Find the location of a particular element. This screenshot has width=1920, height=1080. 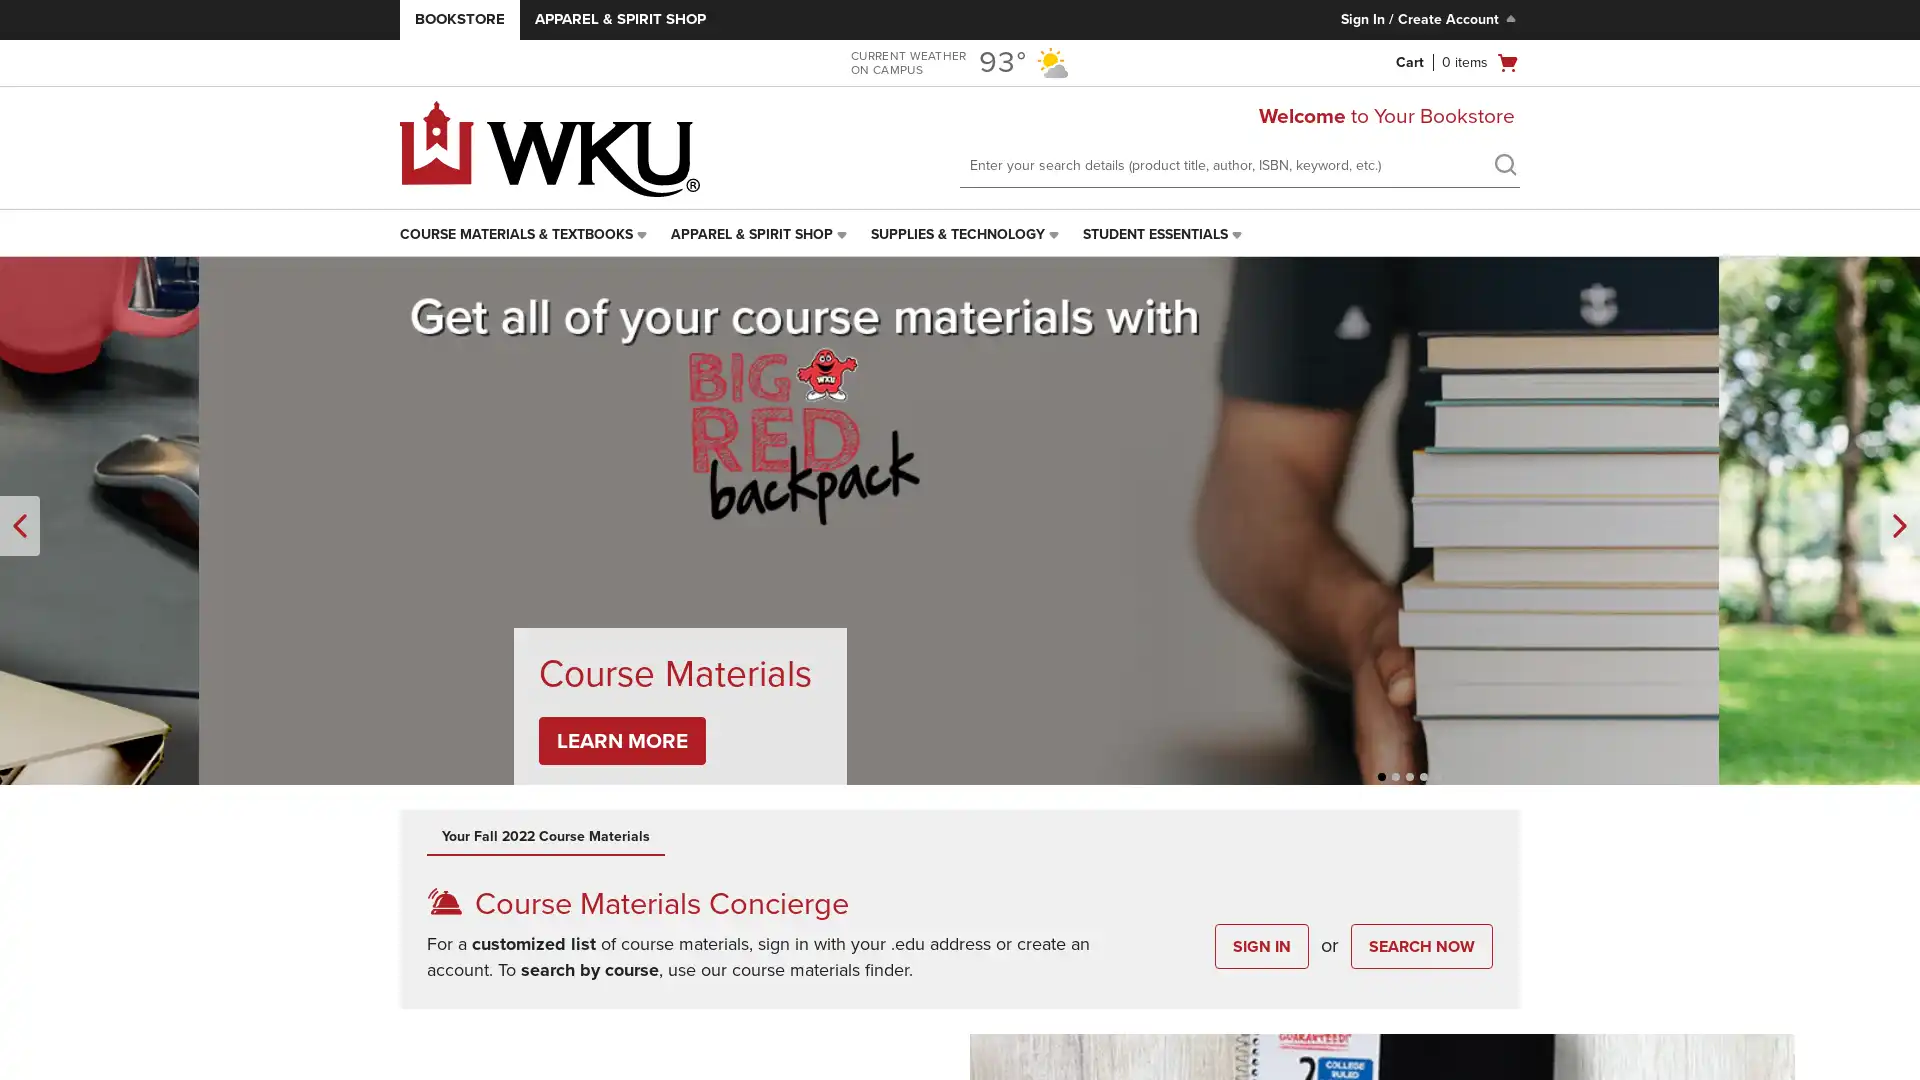

Unselected, Slide 2 is located at coordinates (1395, 775).